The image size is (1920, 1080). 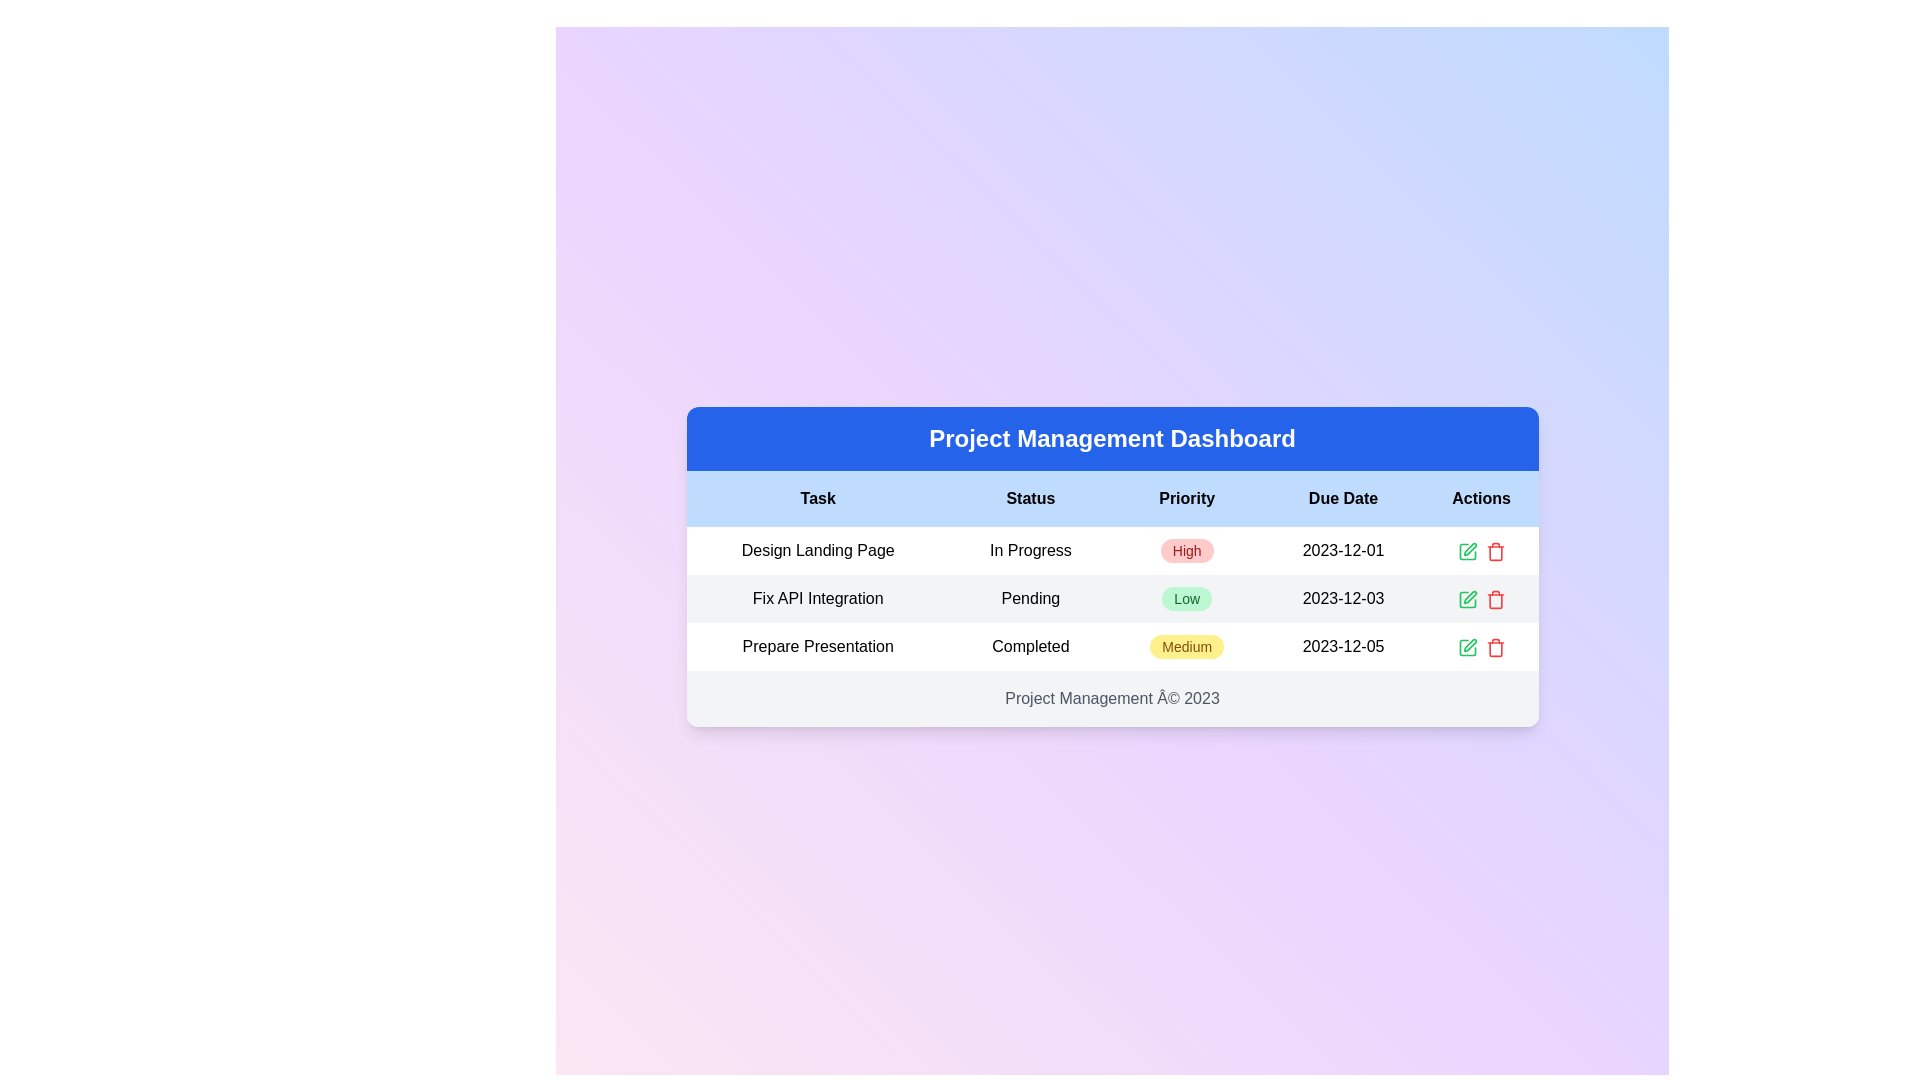 What do you see at coordinates (1467, 551) in the screenshot?
I see `the green pen icon button in the 'Actions' column of the table for the task 'Fix API Integration' to initiate edit` at bounding box center [1467, 551].